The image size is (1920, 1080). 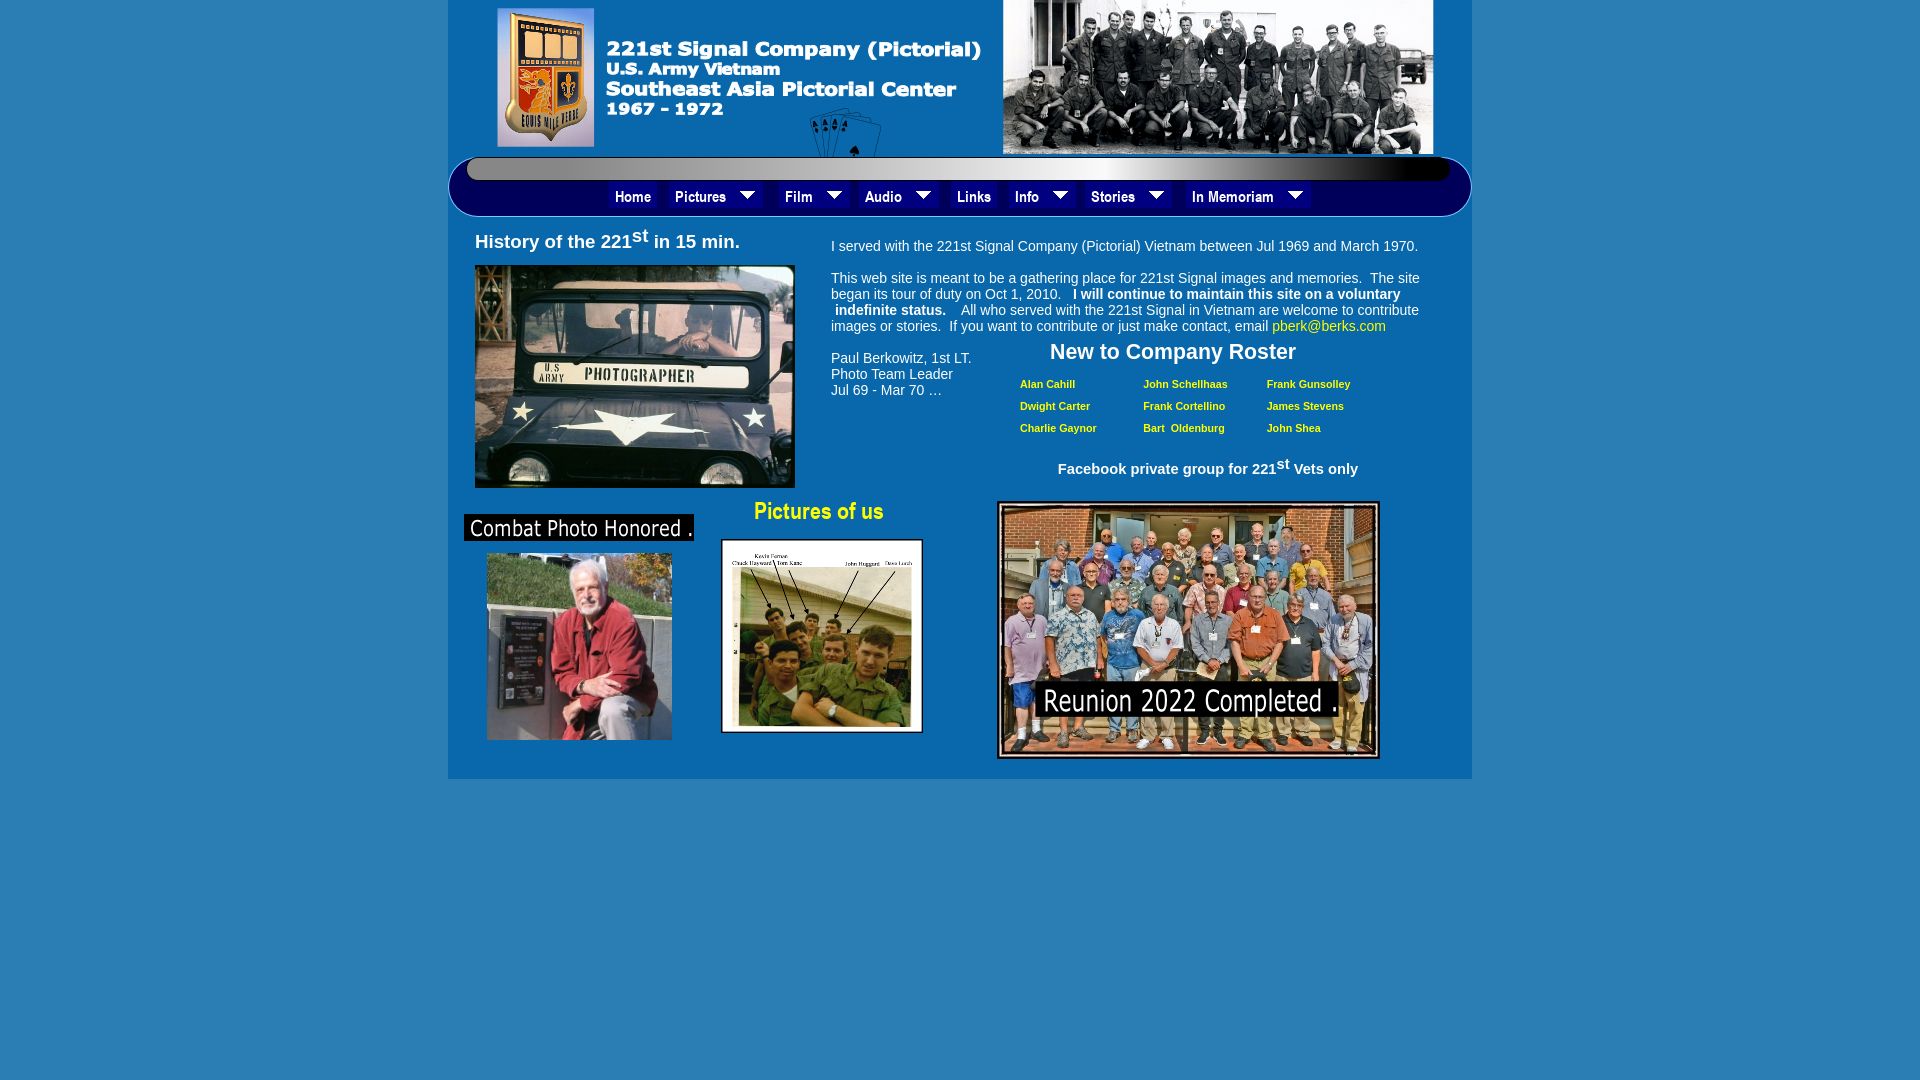 I want to click on 'Links', so click(x=973, y=194).